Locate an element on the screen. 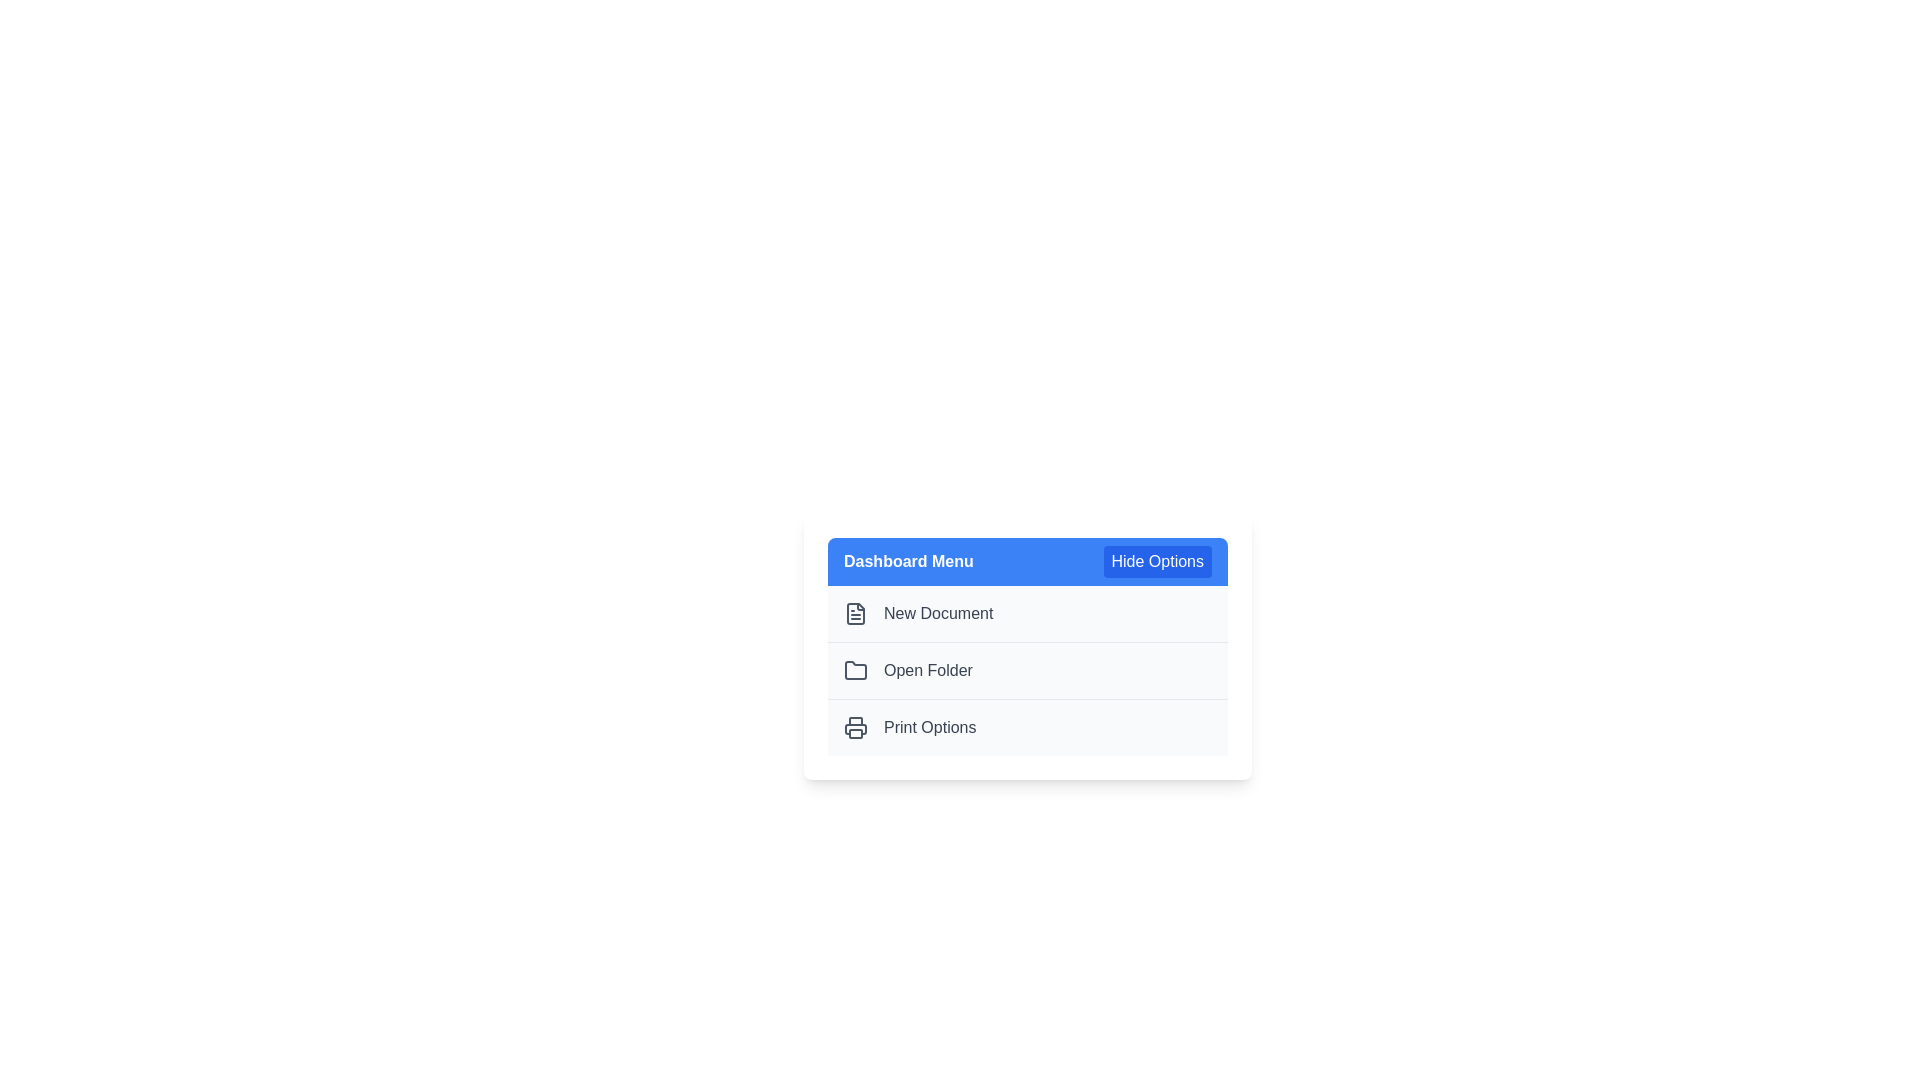 This screenshot has height=1080, width=1920. the 'Open Folder' text label, which is displayed in gray (#707070) and positioned to the right of a folder icon is located at coordinates (927, 671).